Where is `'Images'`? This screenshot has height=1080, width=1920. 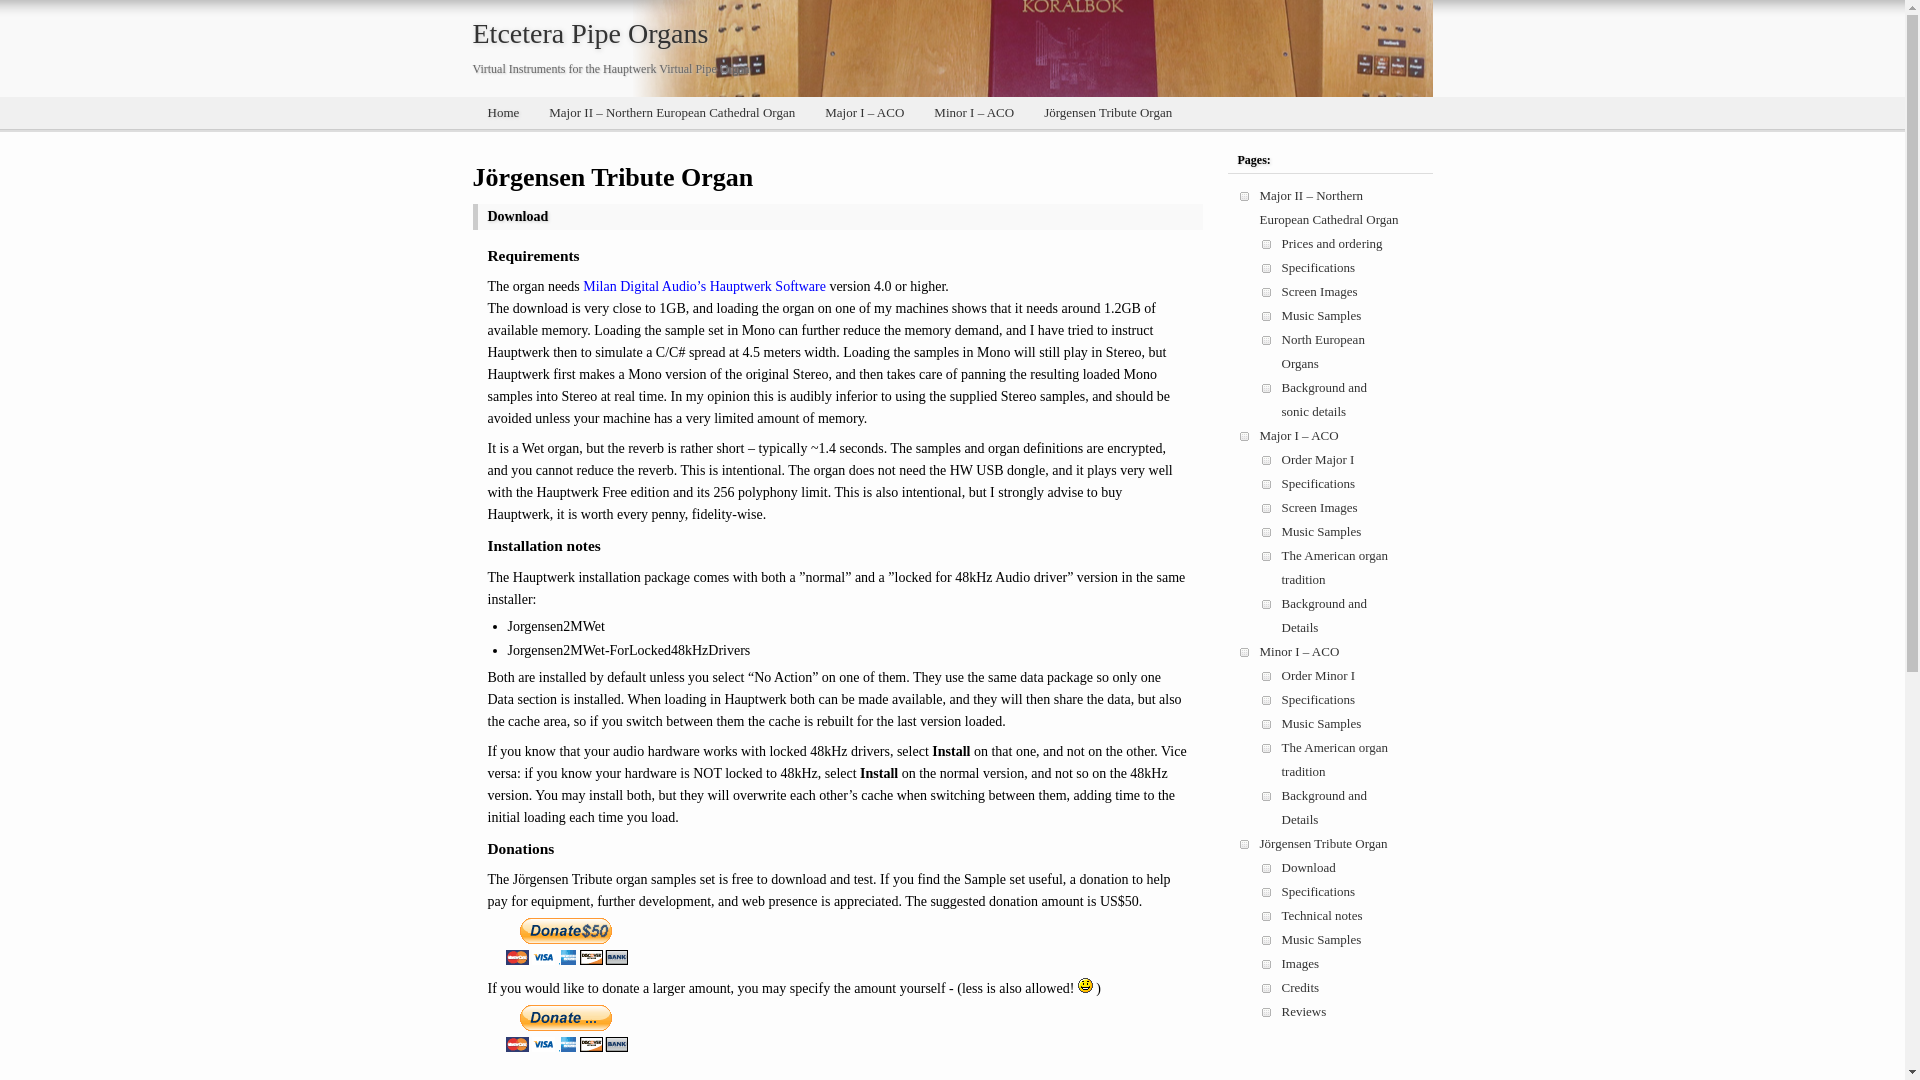 'Images' is located at coordinates (1300, 962).